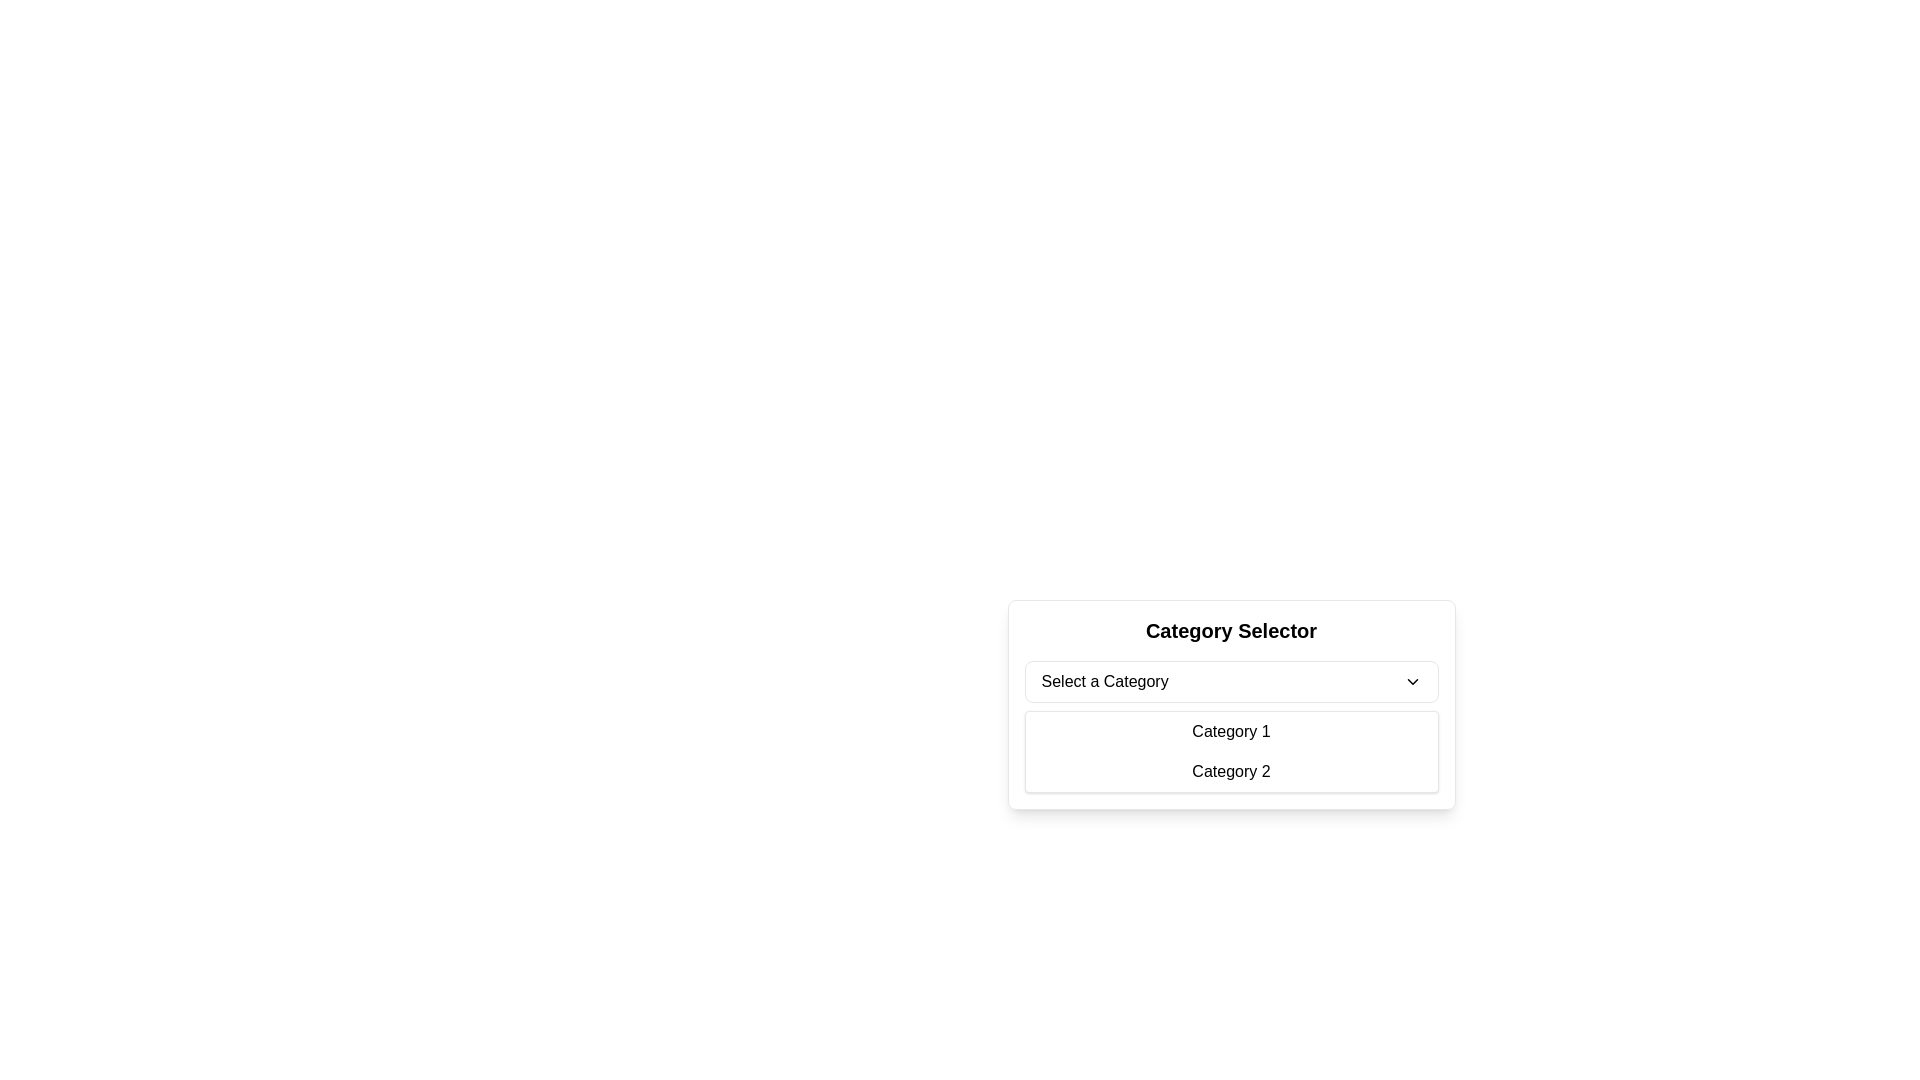 This screenshot has width=1920, height=1080. What do you see at coordinates (1230, 752) in the screenshot?
I see `the 'Category 2' option within the List of selectable options located in the 'Category Selector' card component, positioned below the 'Select a Category' dropdown` at bounding box center [1230, 752].